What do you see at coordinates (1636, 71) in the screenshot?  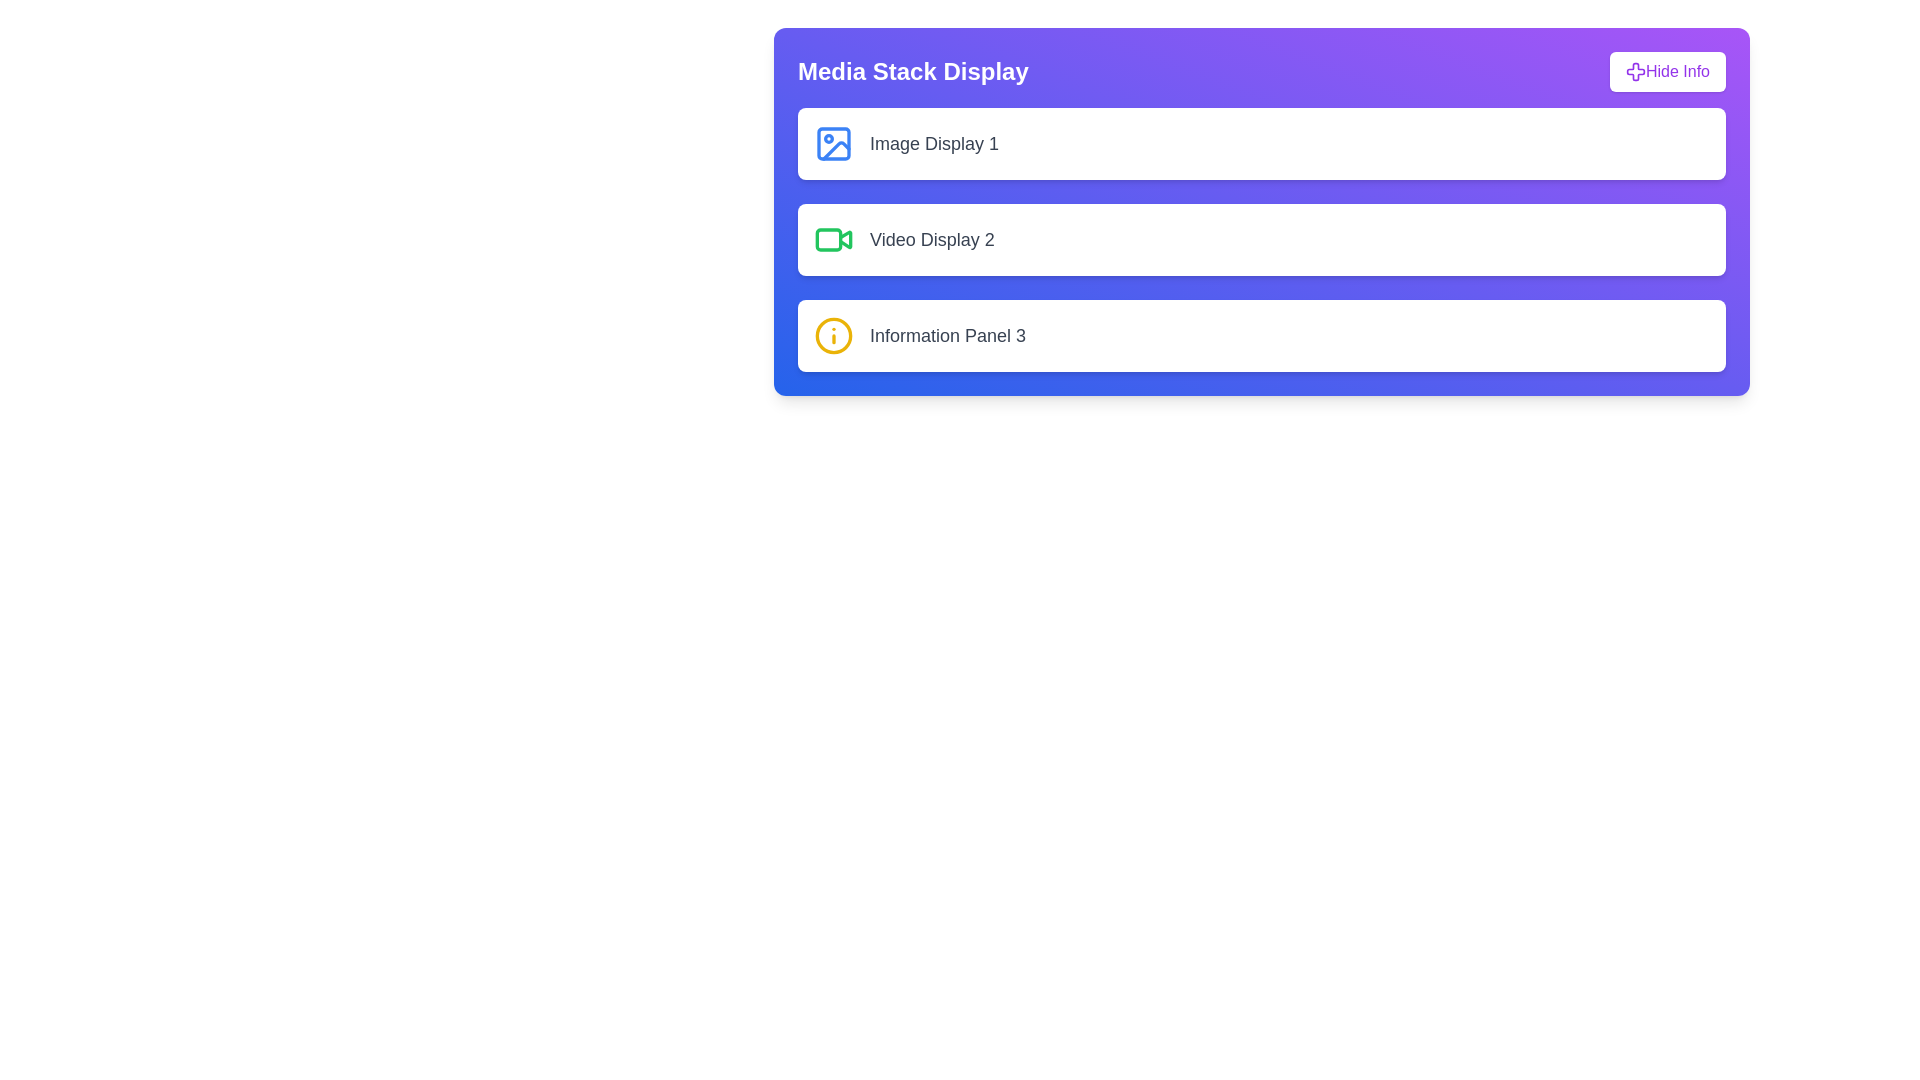 I see `the close/dismiss icon located in the top-right corner of the 'Media Stack Display' header section, which is part of the 'Hide Info' button` at bounding box center [1636, 71].